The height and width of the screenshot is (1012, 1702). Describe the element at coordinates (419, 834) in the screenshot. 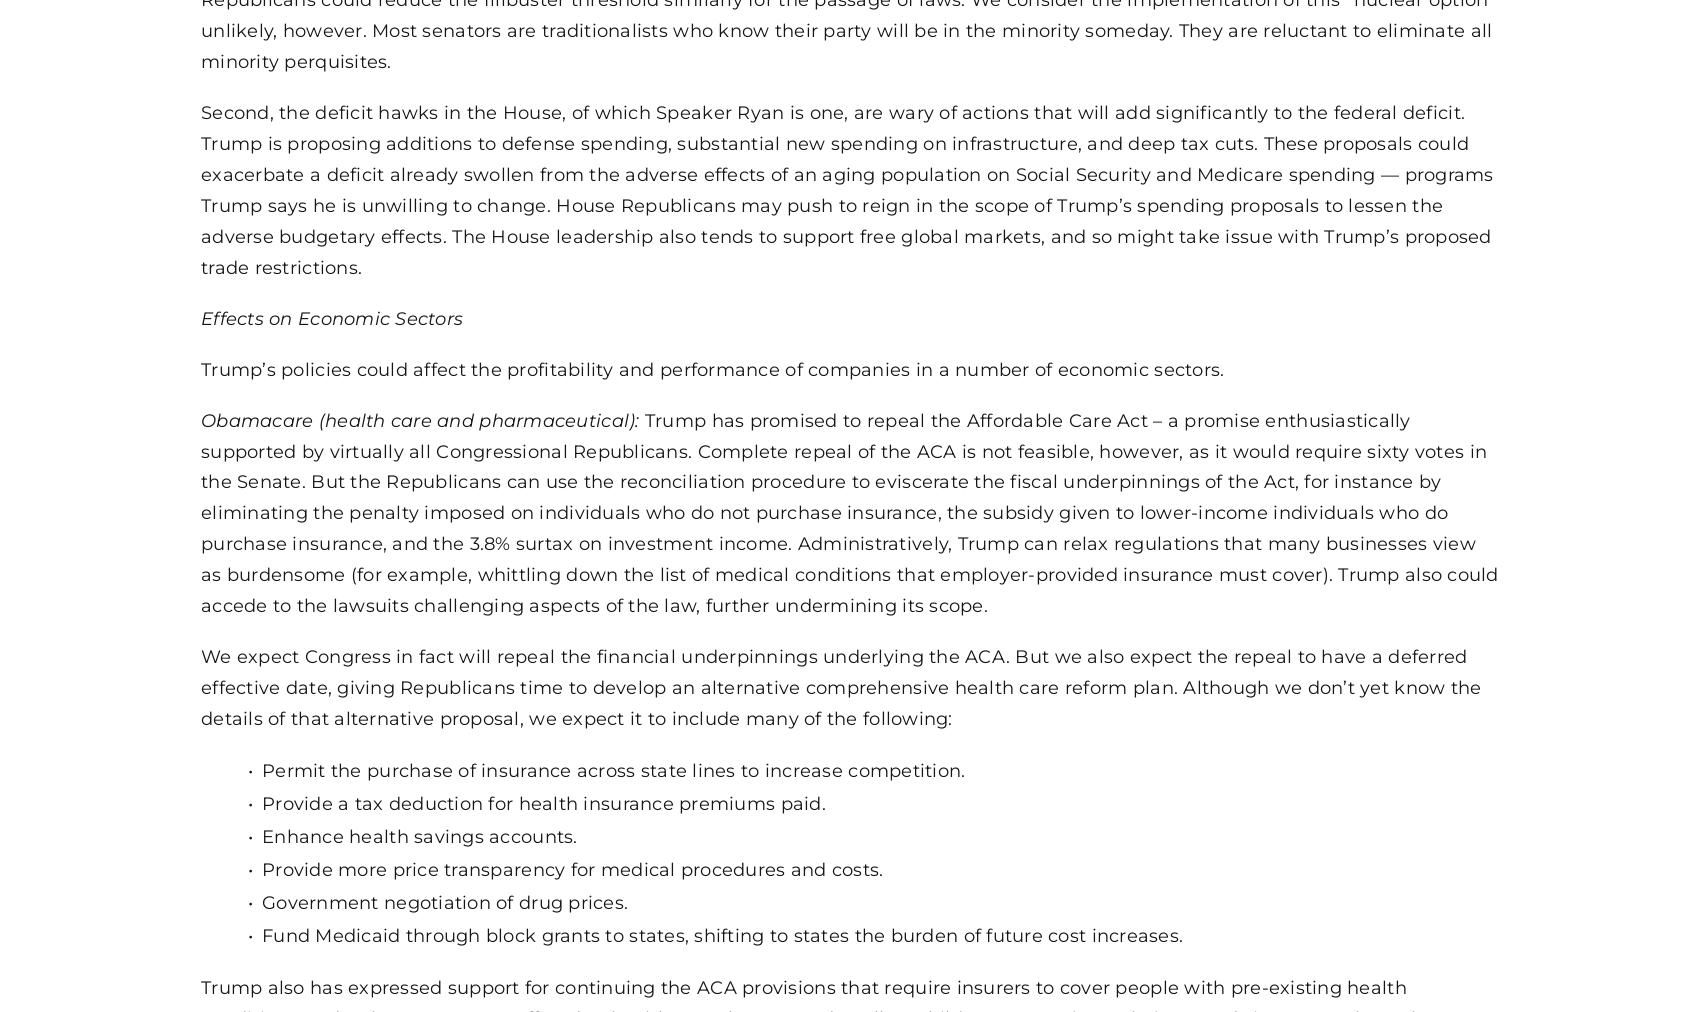

I see `'Enhance health savings accounts.'` at that location.